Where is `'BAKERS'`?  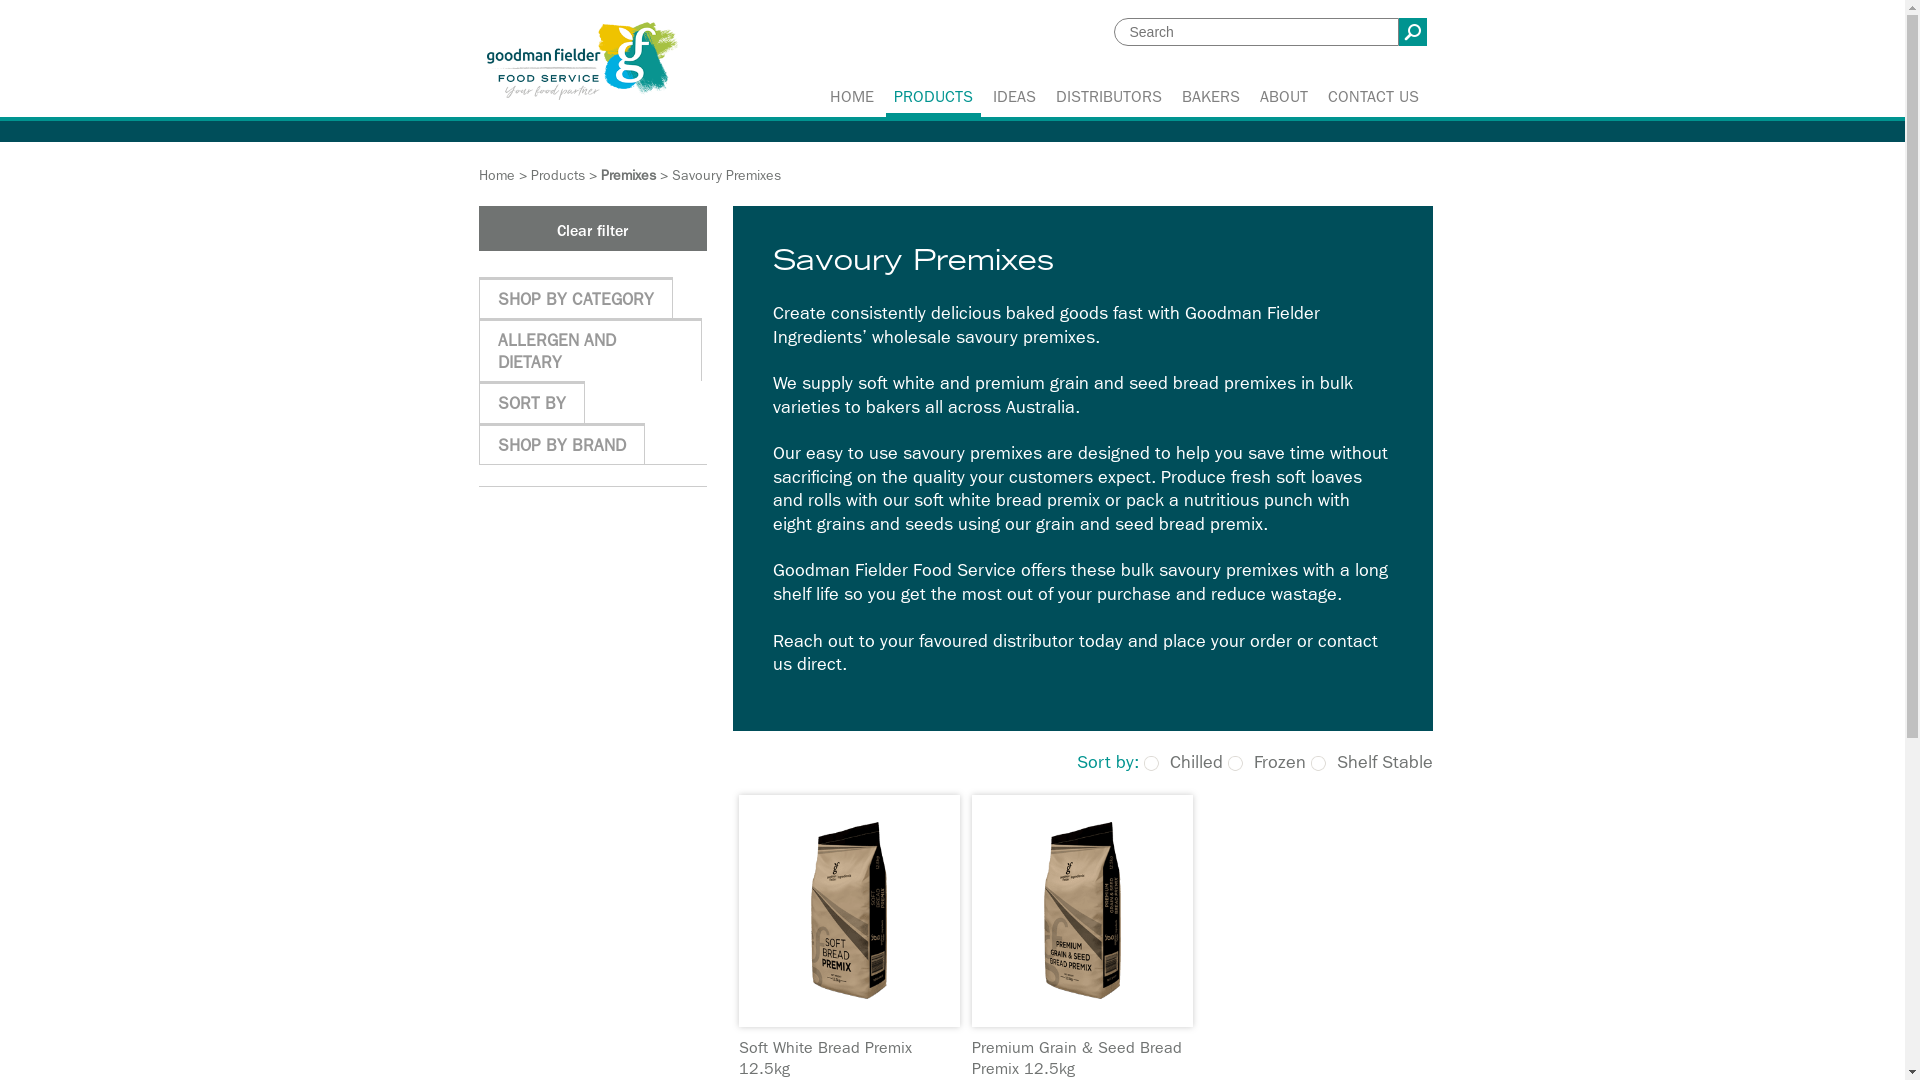 'BAKERS' is located at coordinates (1209, 97).